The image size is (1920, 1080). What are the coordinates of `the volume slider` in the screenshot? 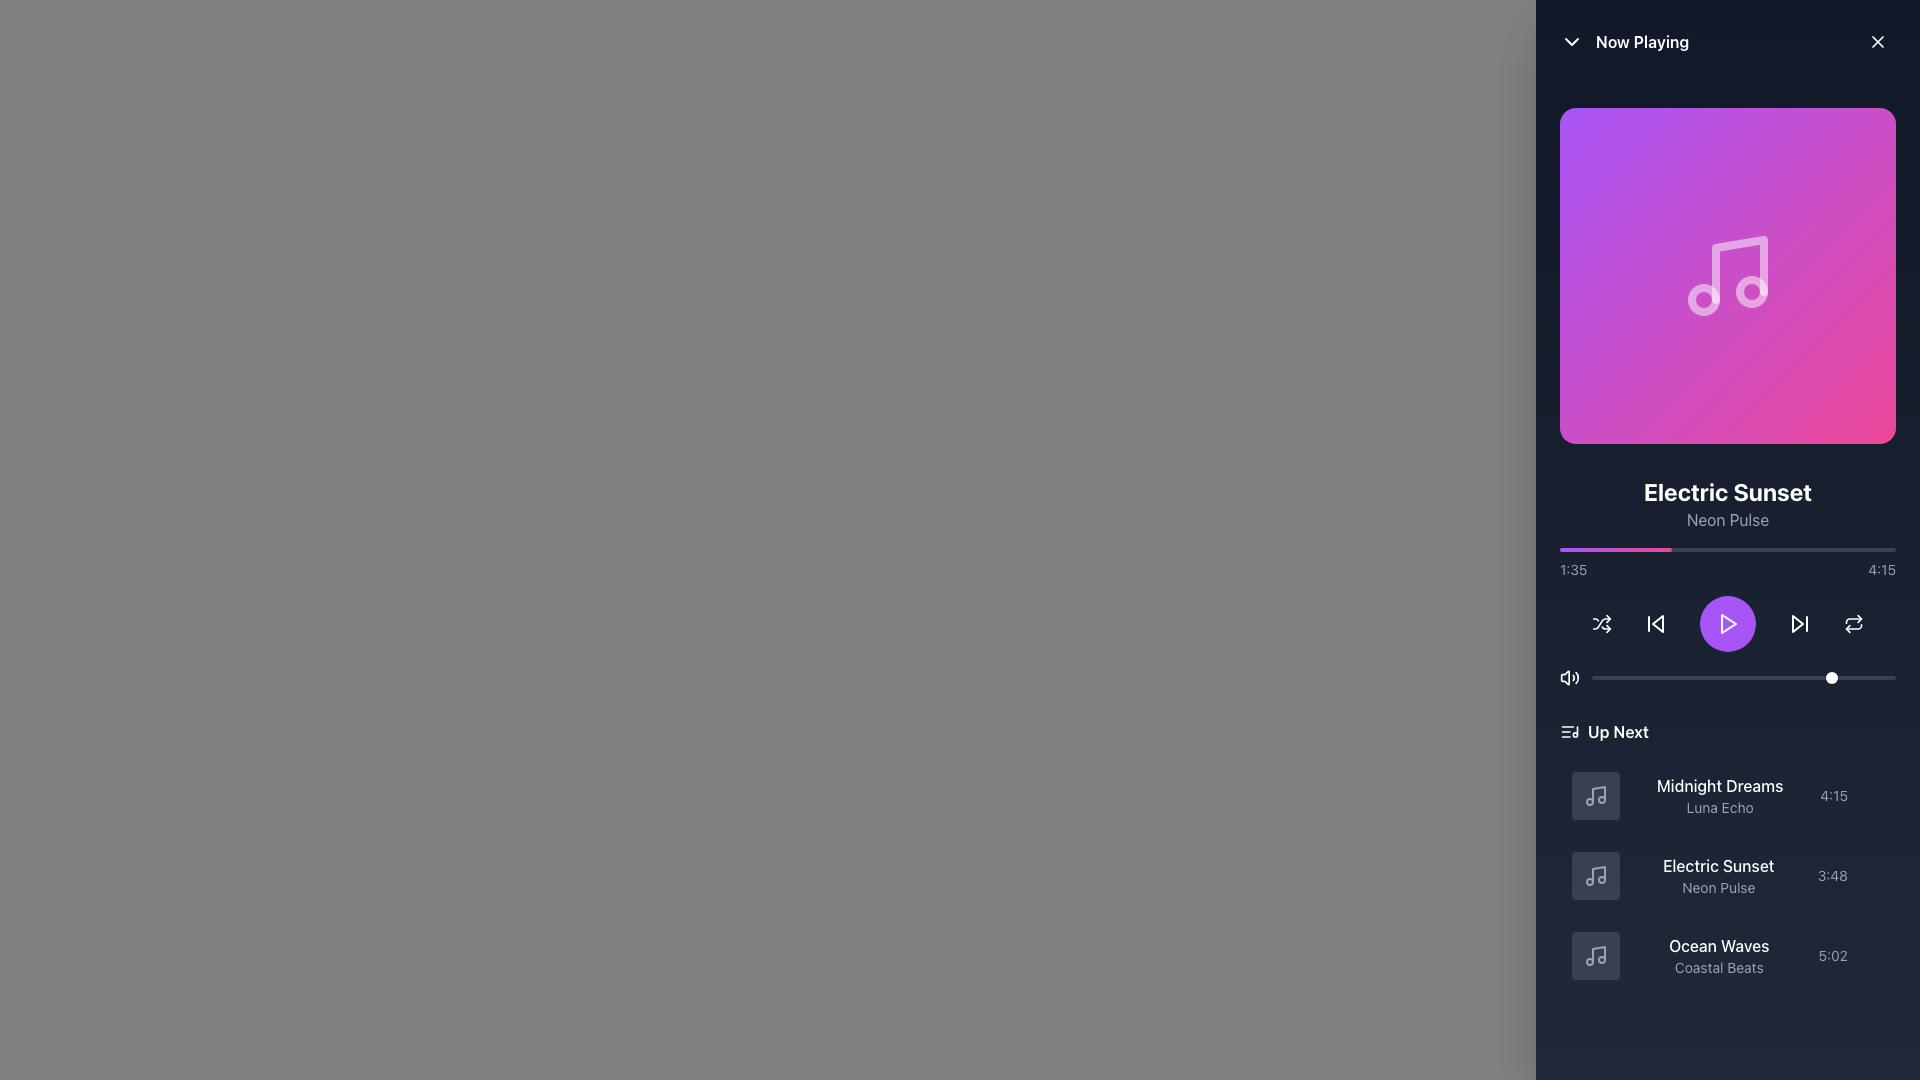 It's located at (1798, 677).